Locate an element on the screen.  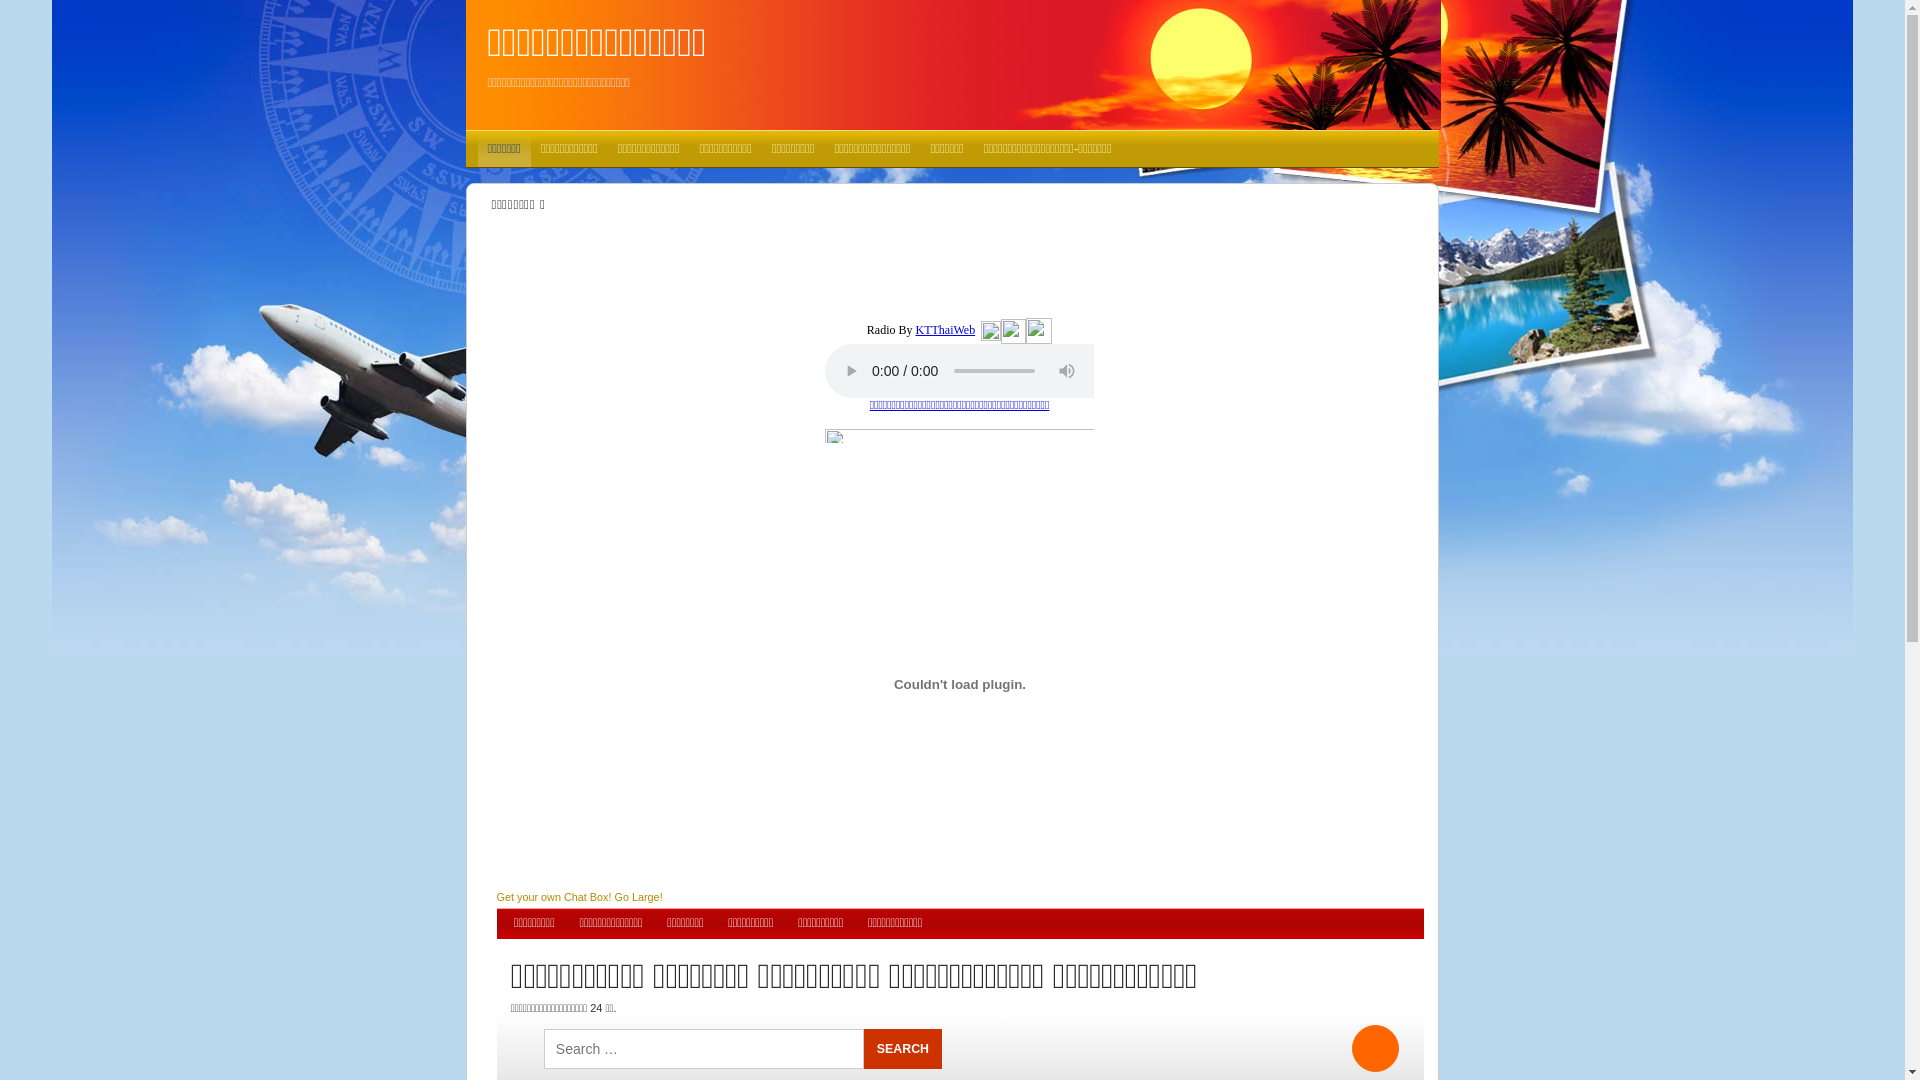
'Go Large!' is located at coordinates (613, 896).